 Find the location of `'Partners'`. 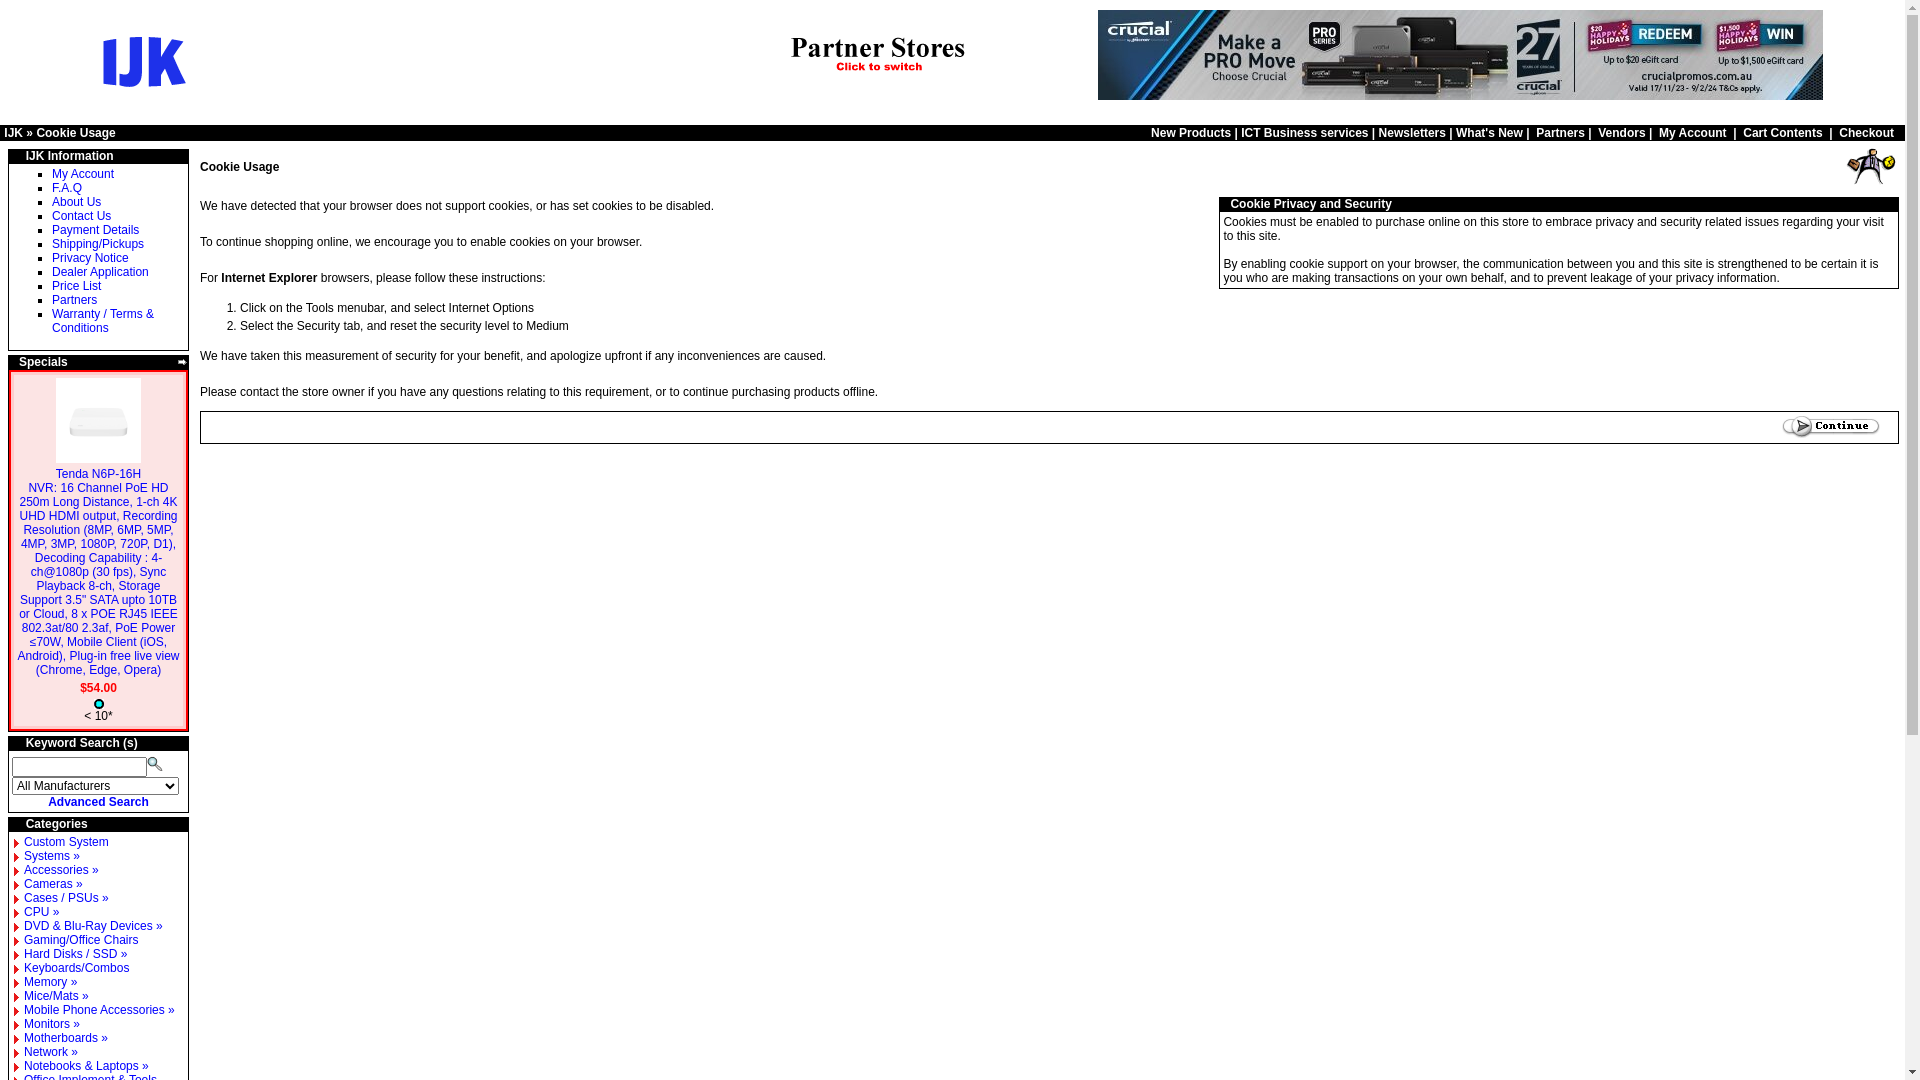

'Partners' is located at coordinates (1559, 132).